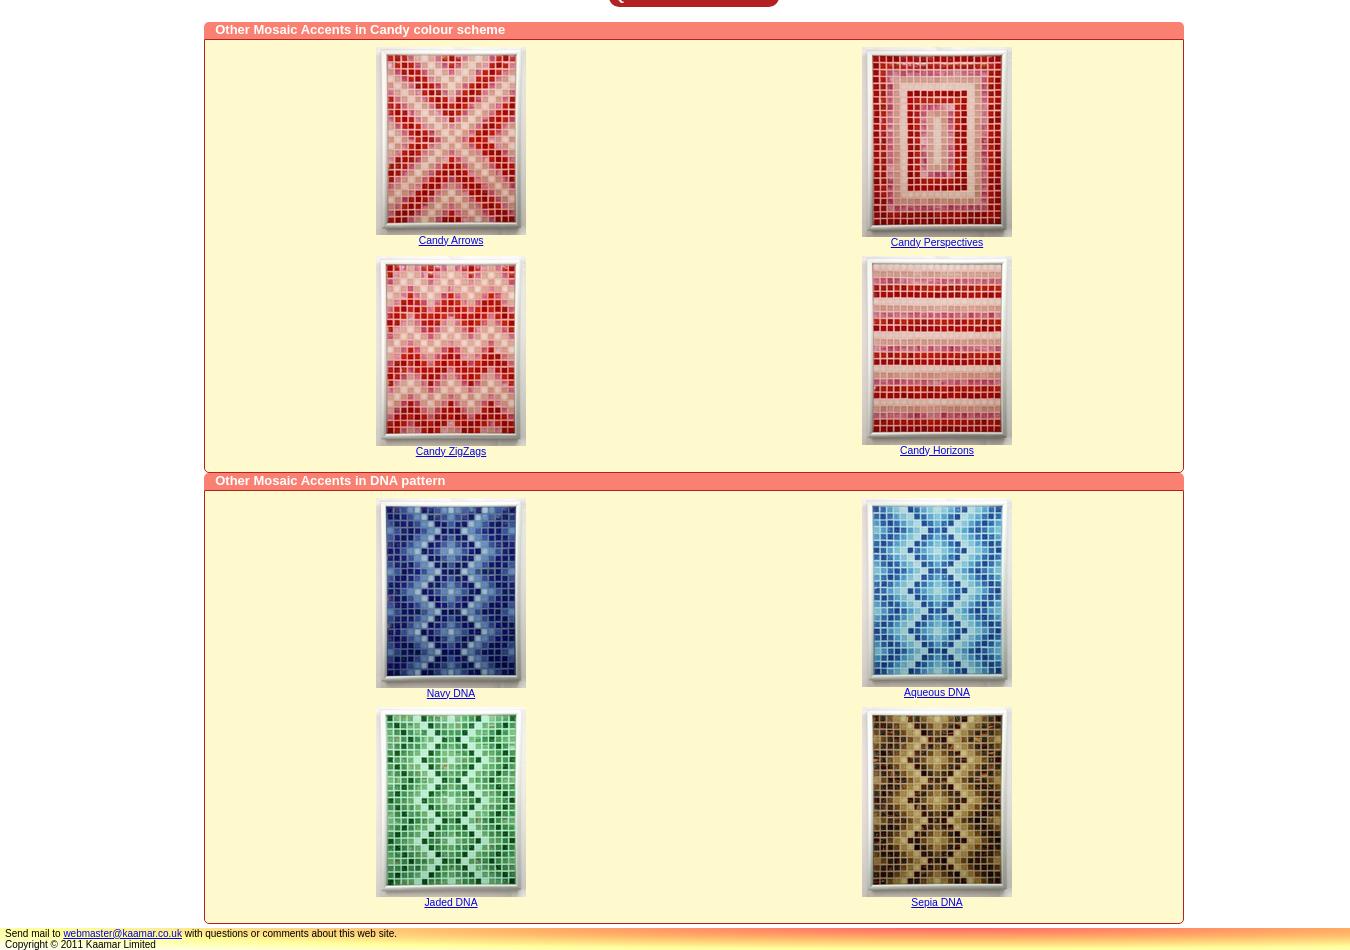 The width and height of the screenshot is (1350, 950). I want to click on 'Jaded DNA', so click(450, 900).